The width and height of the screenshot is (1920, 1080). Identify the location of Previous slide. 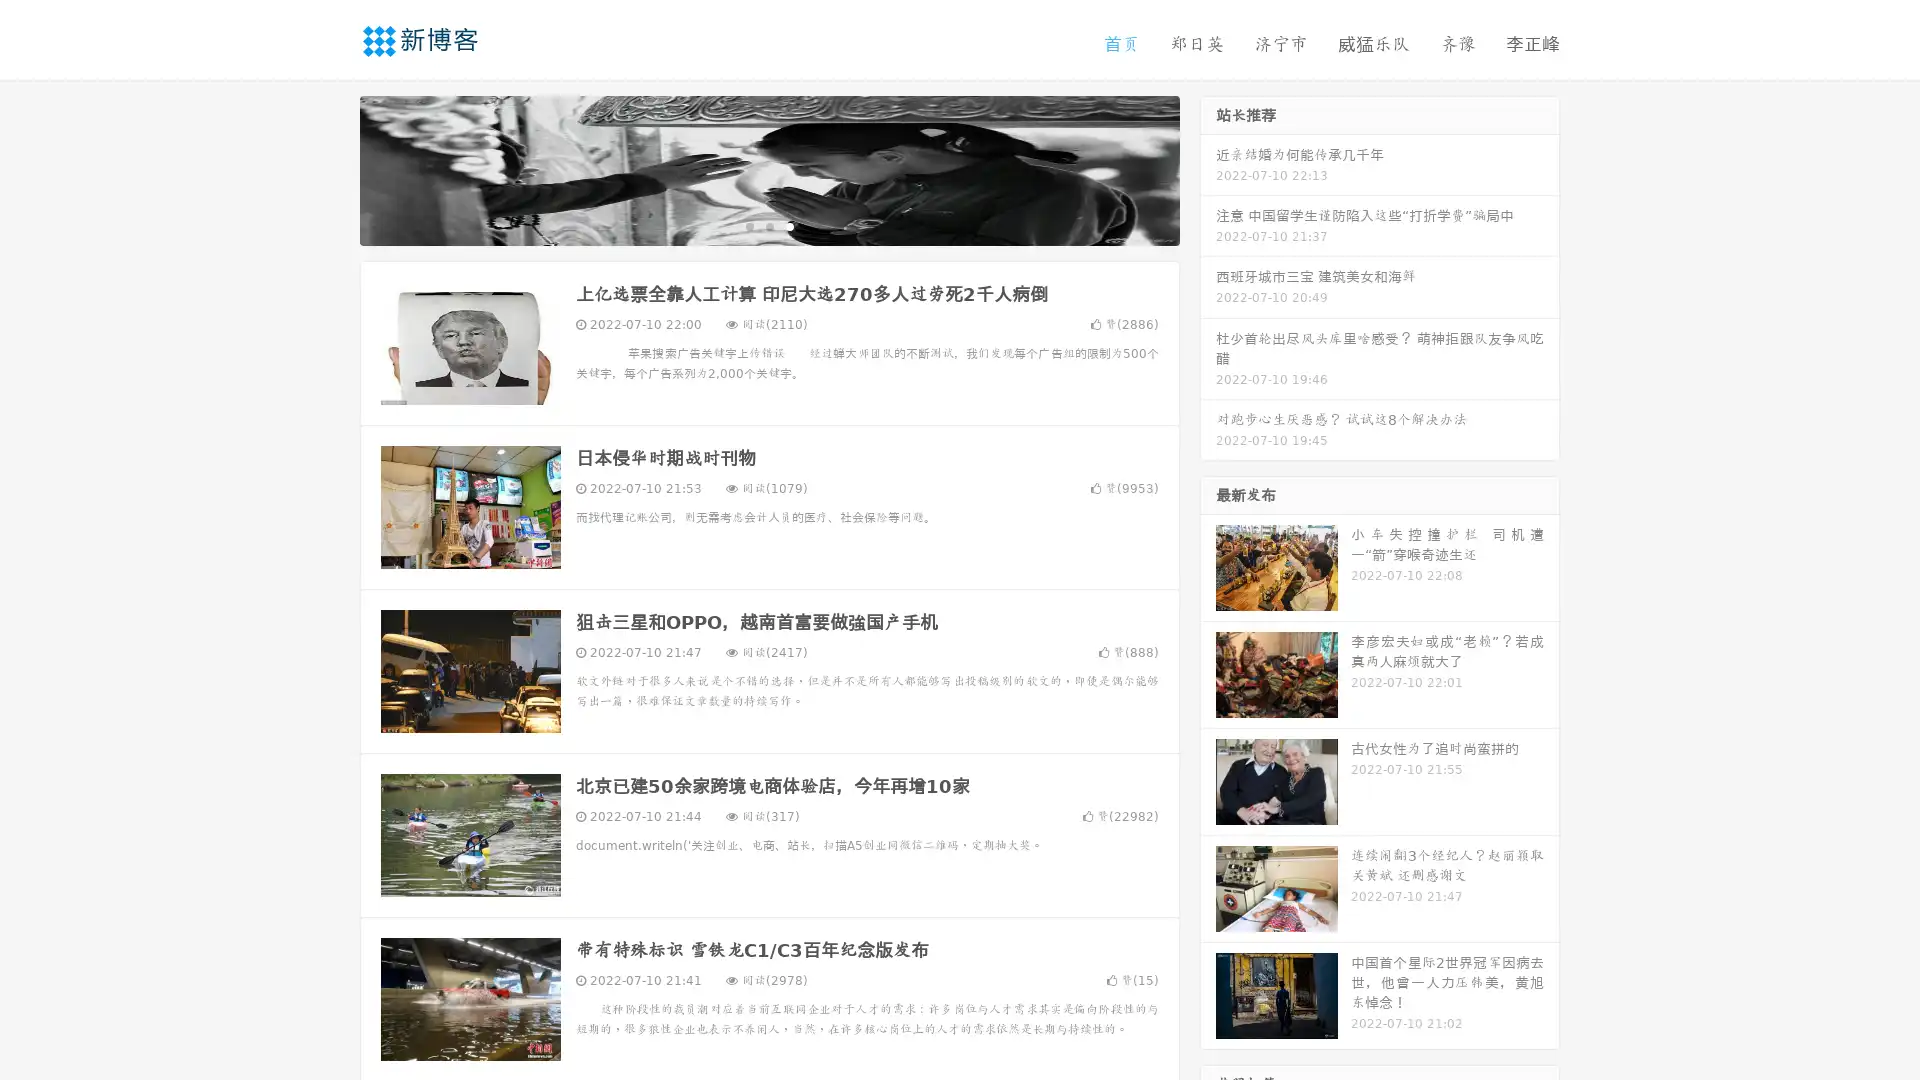
(330, 168).